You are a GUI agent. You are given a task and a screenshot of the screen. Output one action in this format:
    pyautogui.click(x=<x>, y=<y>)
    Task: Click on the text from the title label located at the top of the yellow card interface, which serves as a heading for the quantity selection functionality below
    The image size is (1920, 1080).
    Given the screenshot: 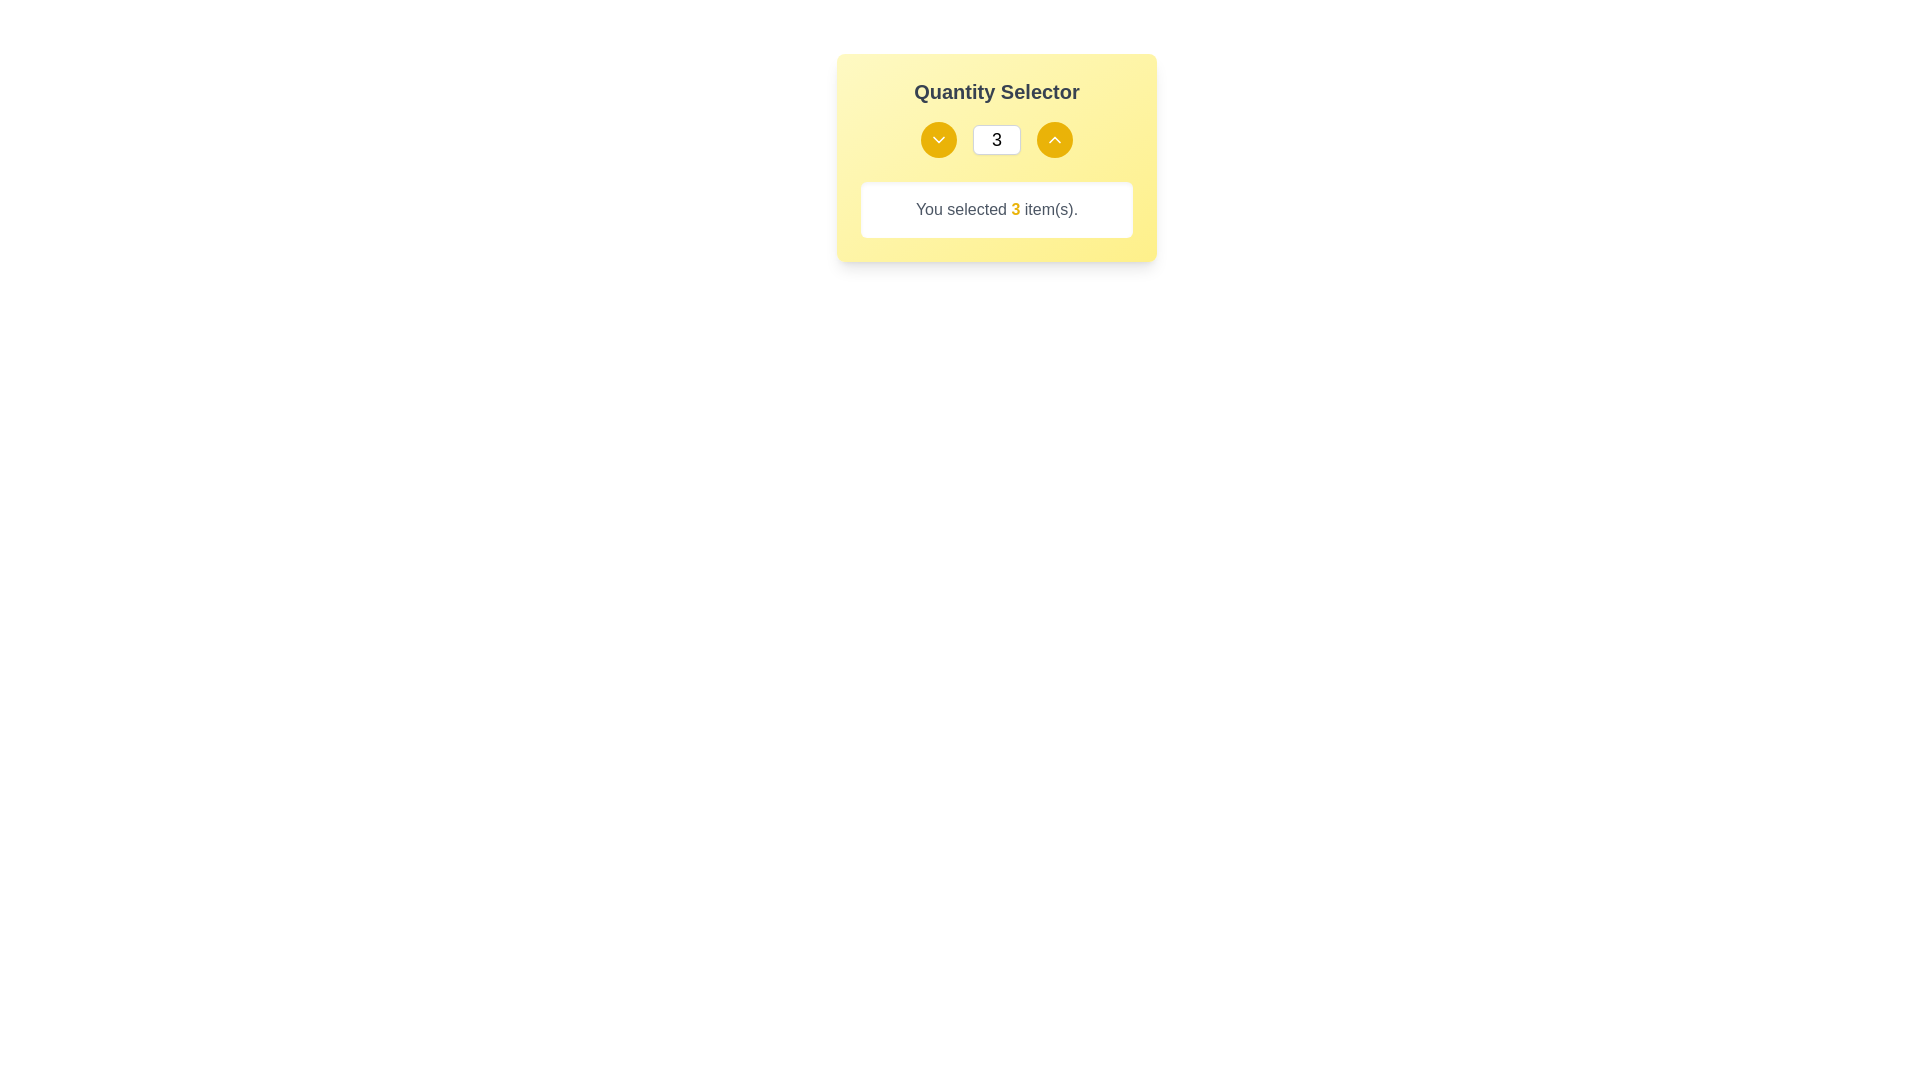 What is the action you would take?
    pyautogui.click(x=997, y=92)
    